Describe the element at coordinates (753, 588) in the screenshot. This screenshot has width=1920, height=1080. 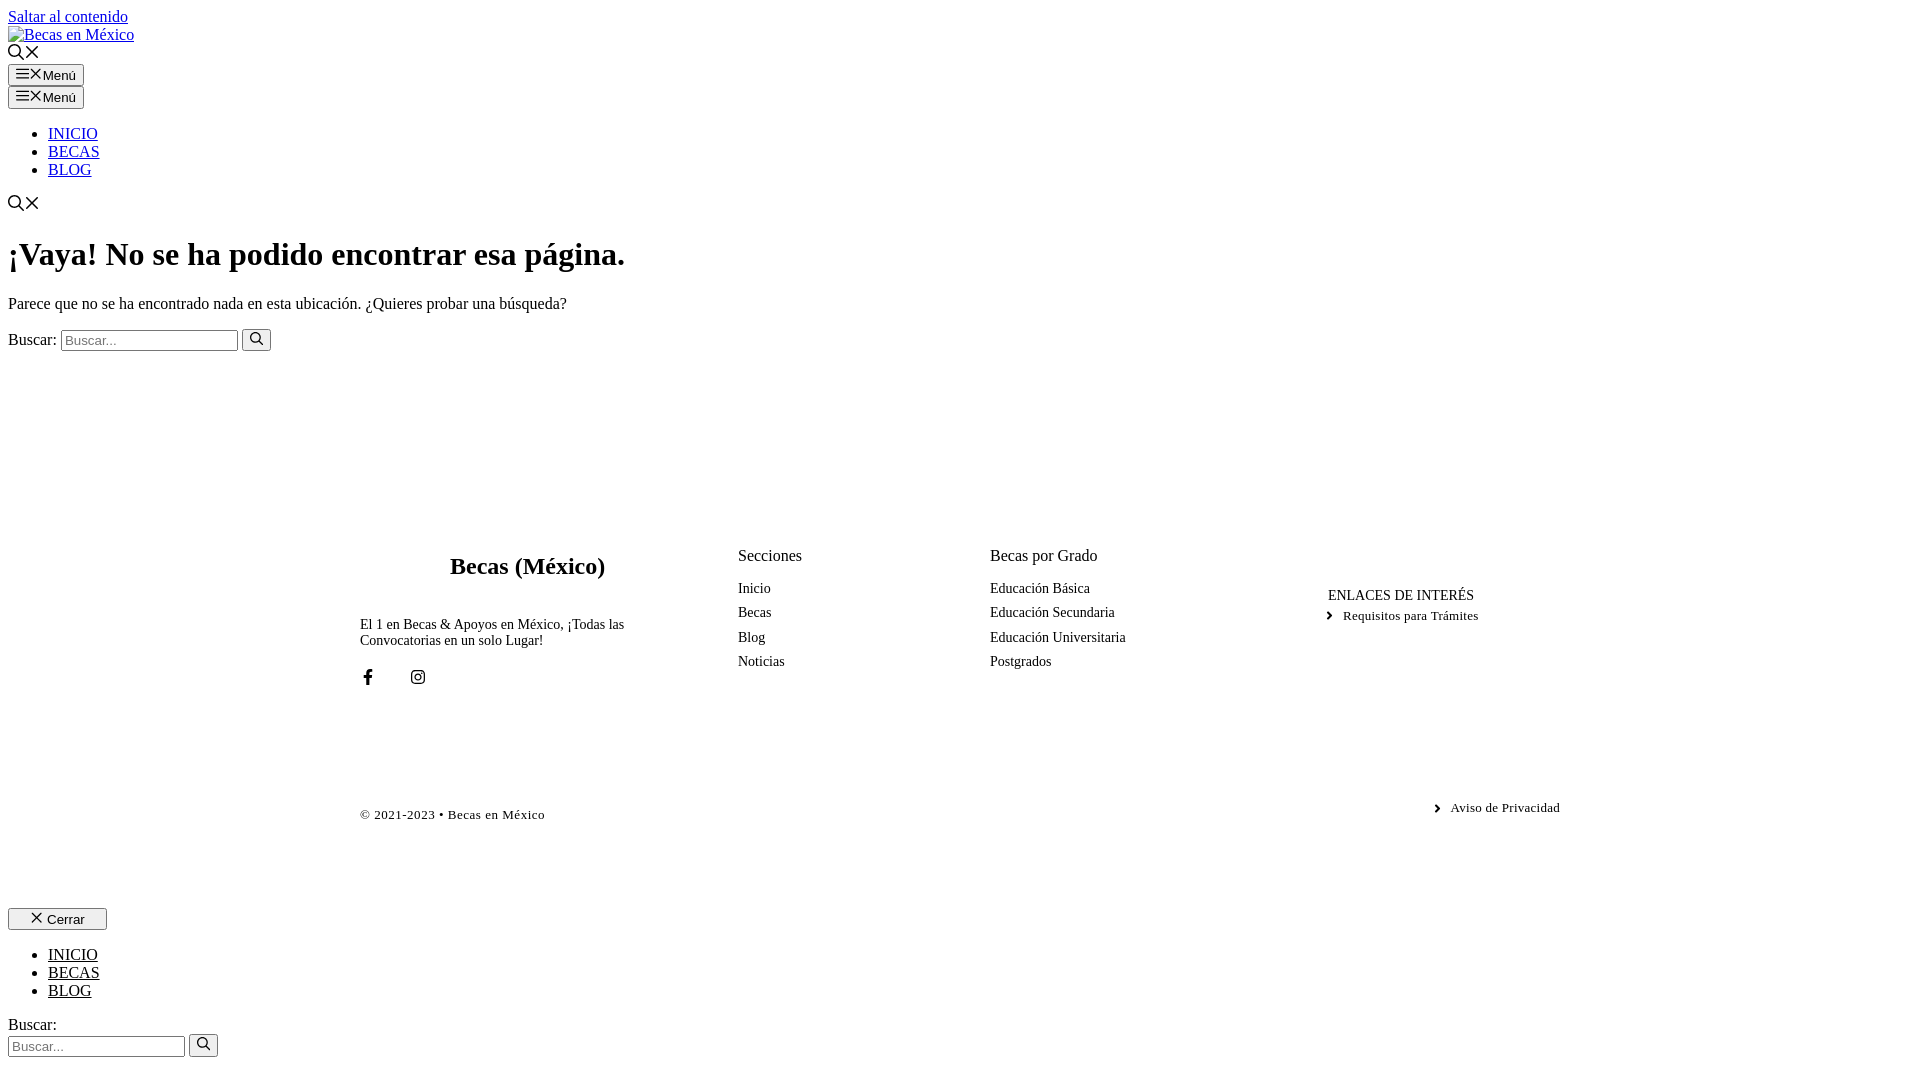
I see `'Inicio'` at that location.